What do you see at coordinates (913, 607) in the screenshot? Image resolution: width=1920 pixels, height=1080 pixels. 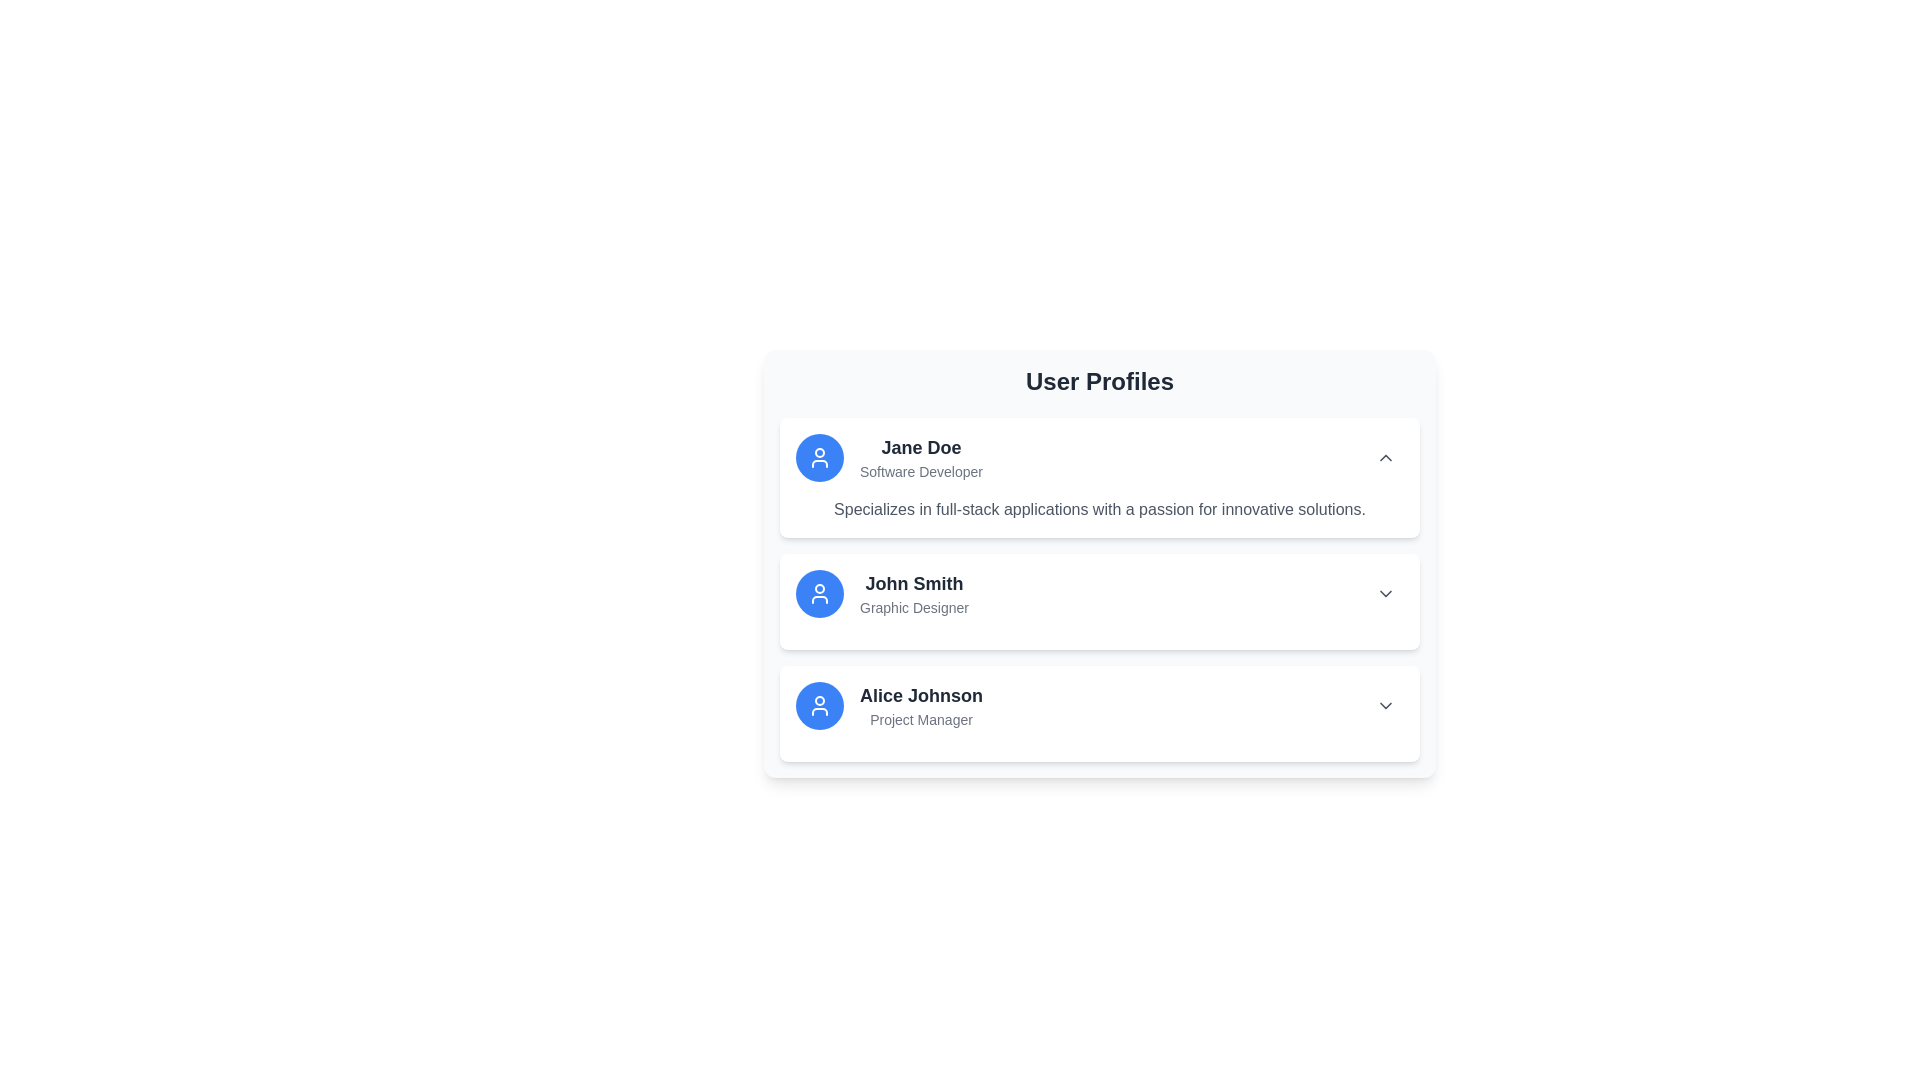 I see `the Static Text displaying the professional title 'Graphic Designer' of the individual 'John Smith' in the user profile card` at bounding box center [913, 607].